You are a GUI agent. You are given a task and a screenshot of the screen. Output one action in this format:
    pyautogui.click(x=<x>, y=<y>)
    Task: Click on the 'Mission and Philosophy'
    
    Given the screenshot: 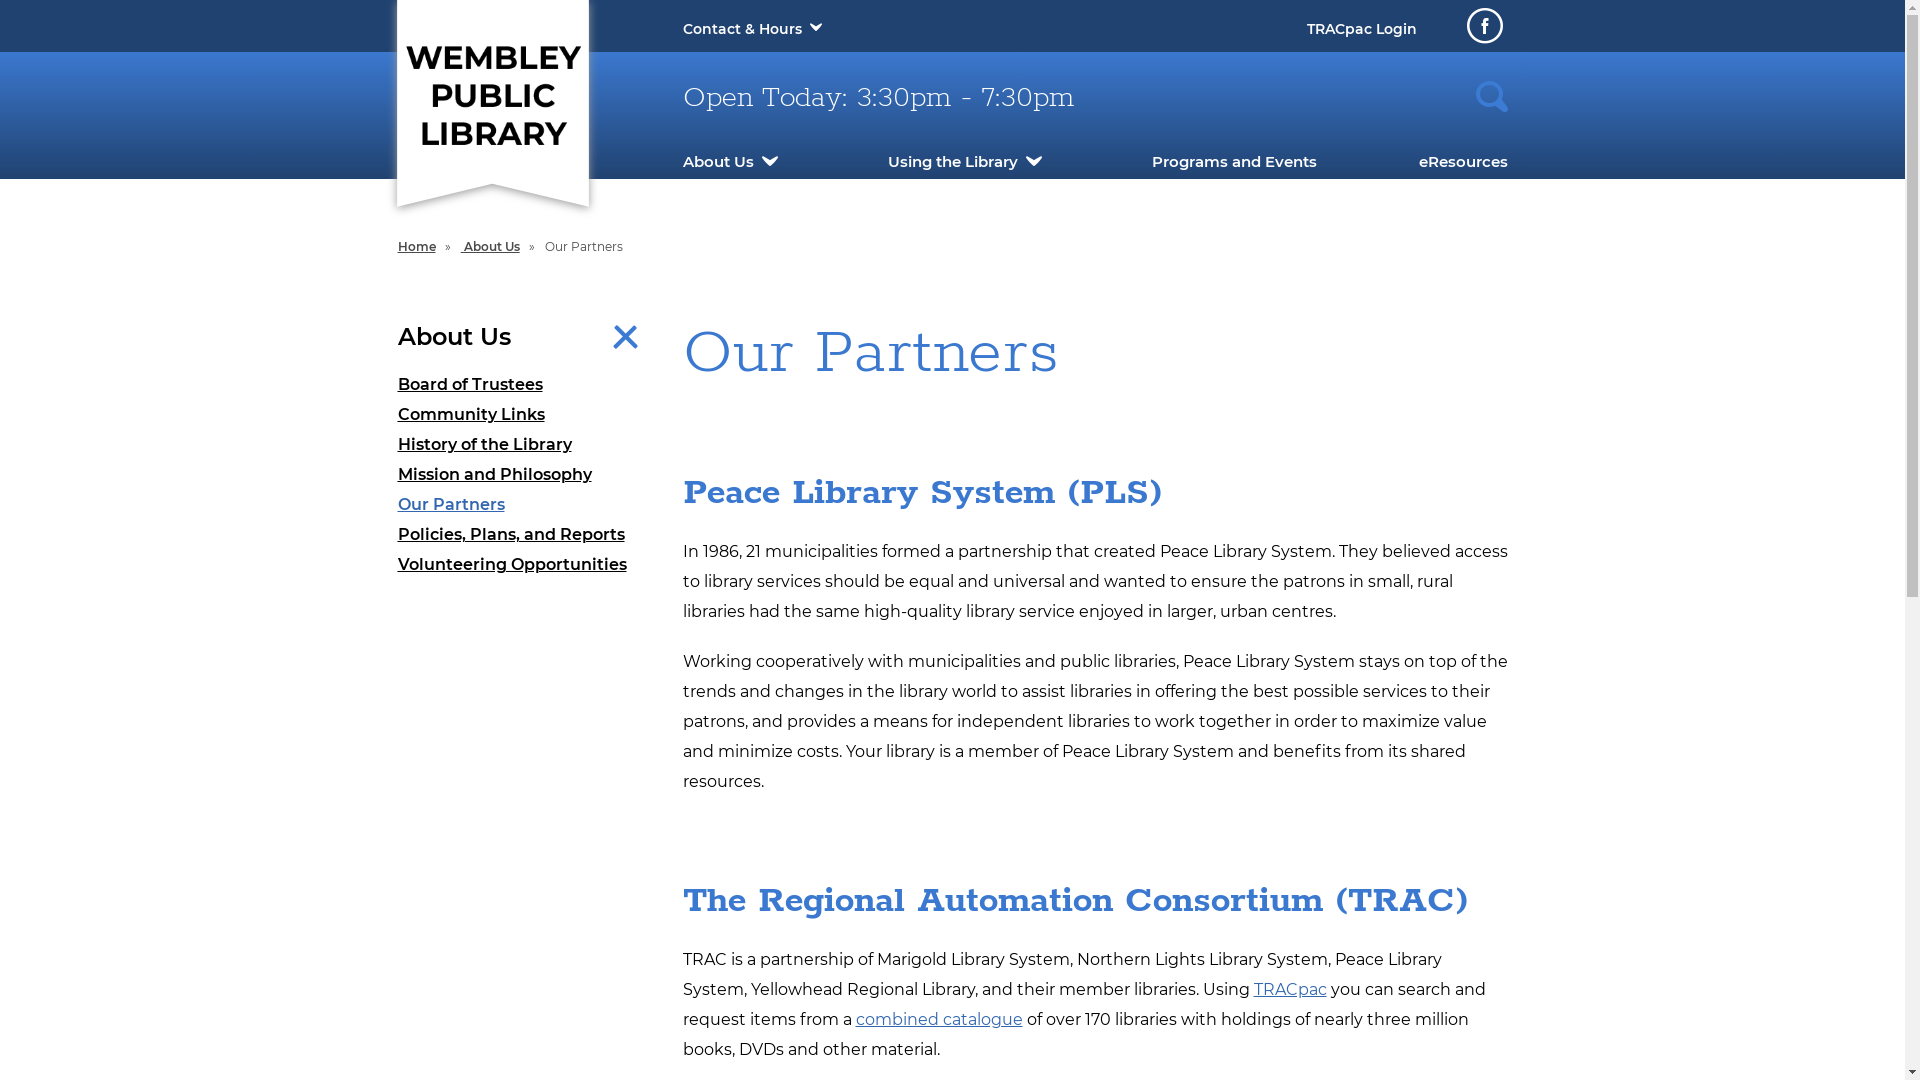 What is the action you would take?
    pyautogui.click(x=525, y=474)
    